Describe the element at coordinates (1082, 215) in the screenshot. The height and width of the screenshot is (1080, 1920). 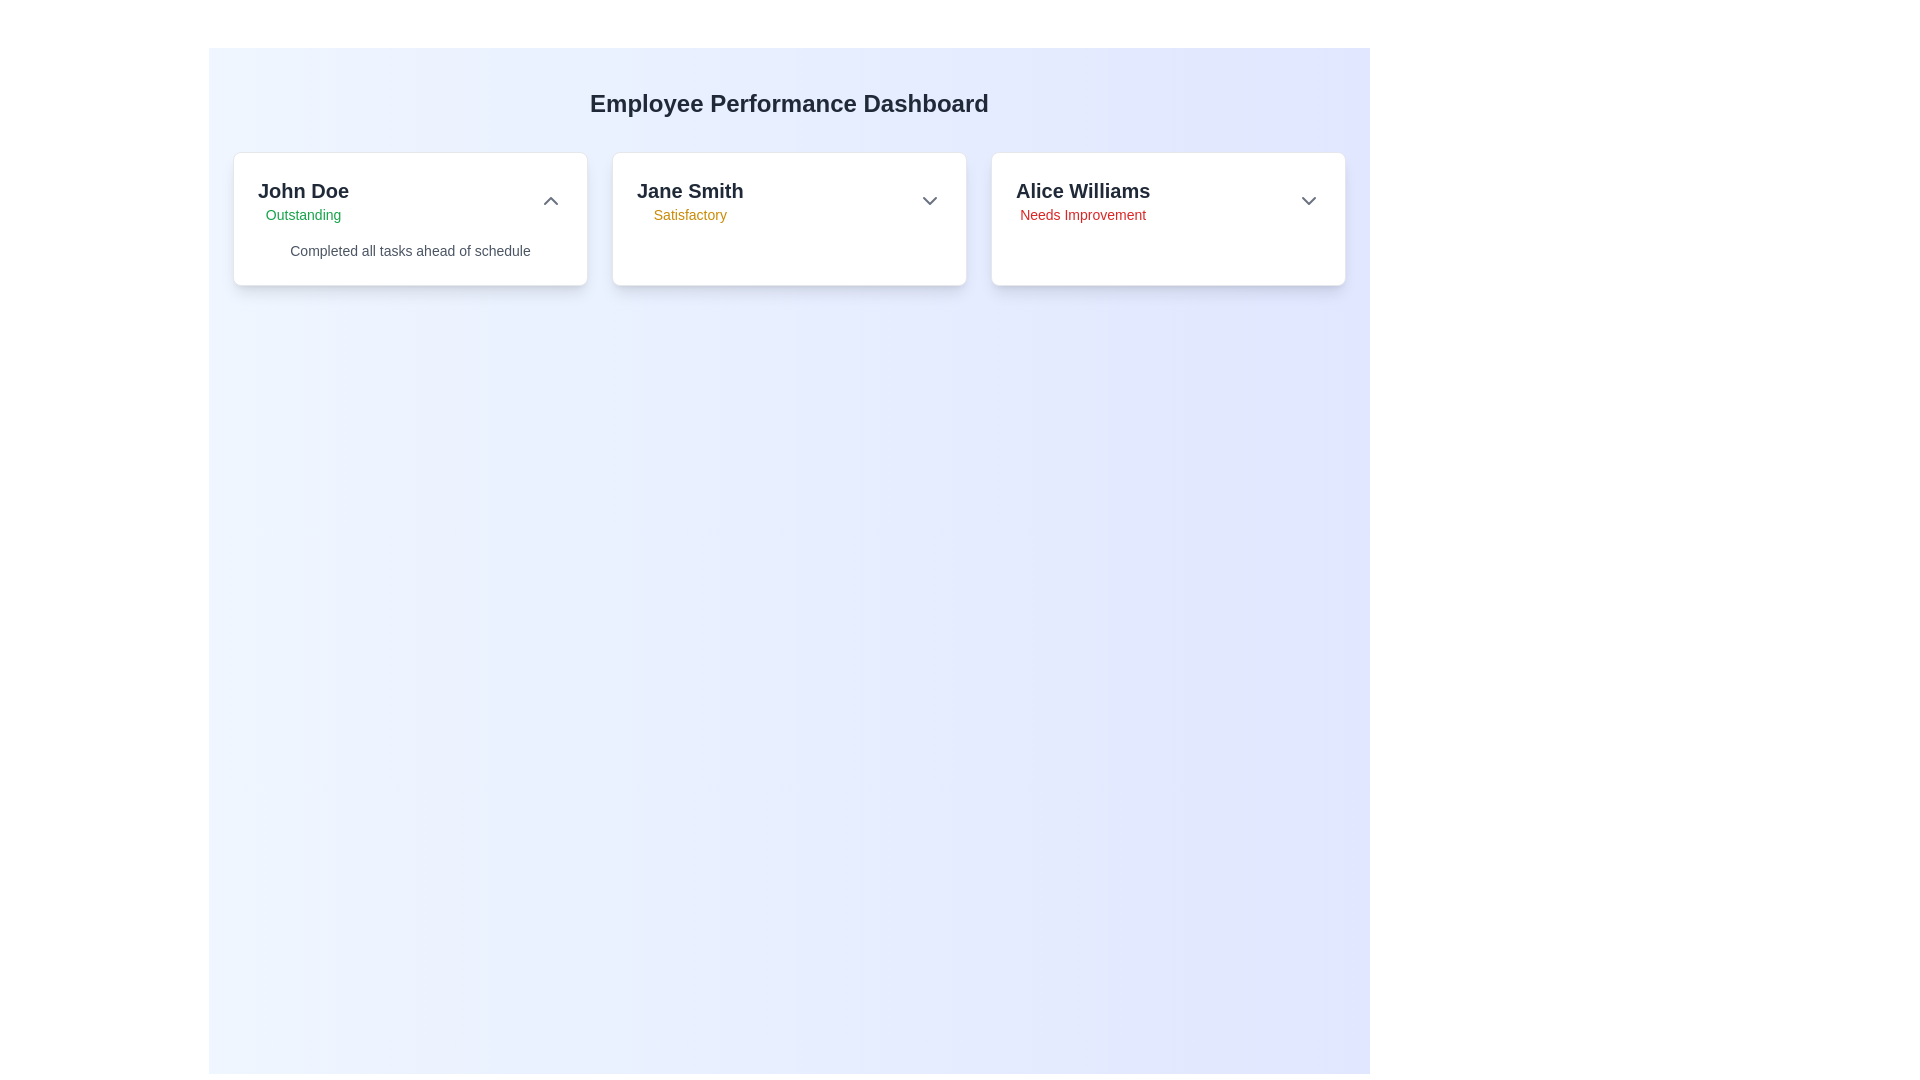
I see `the text label displaying 'Needs Improvement' in bold red font, located directly below 'Alice Williams' in the right-most performance card on the dashboard` at that location.